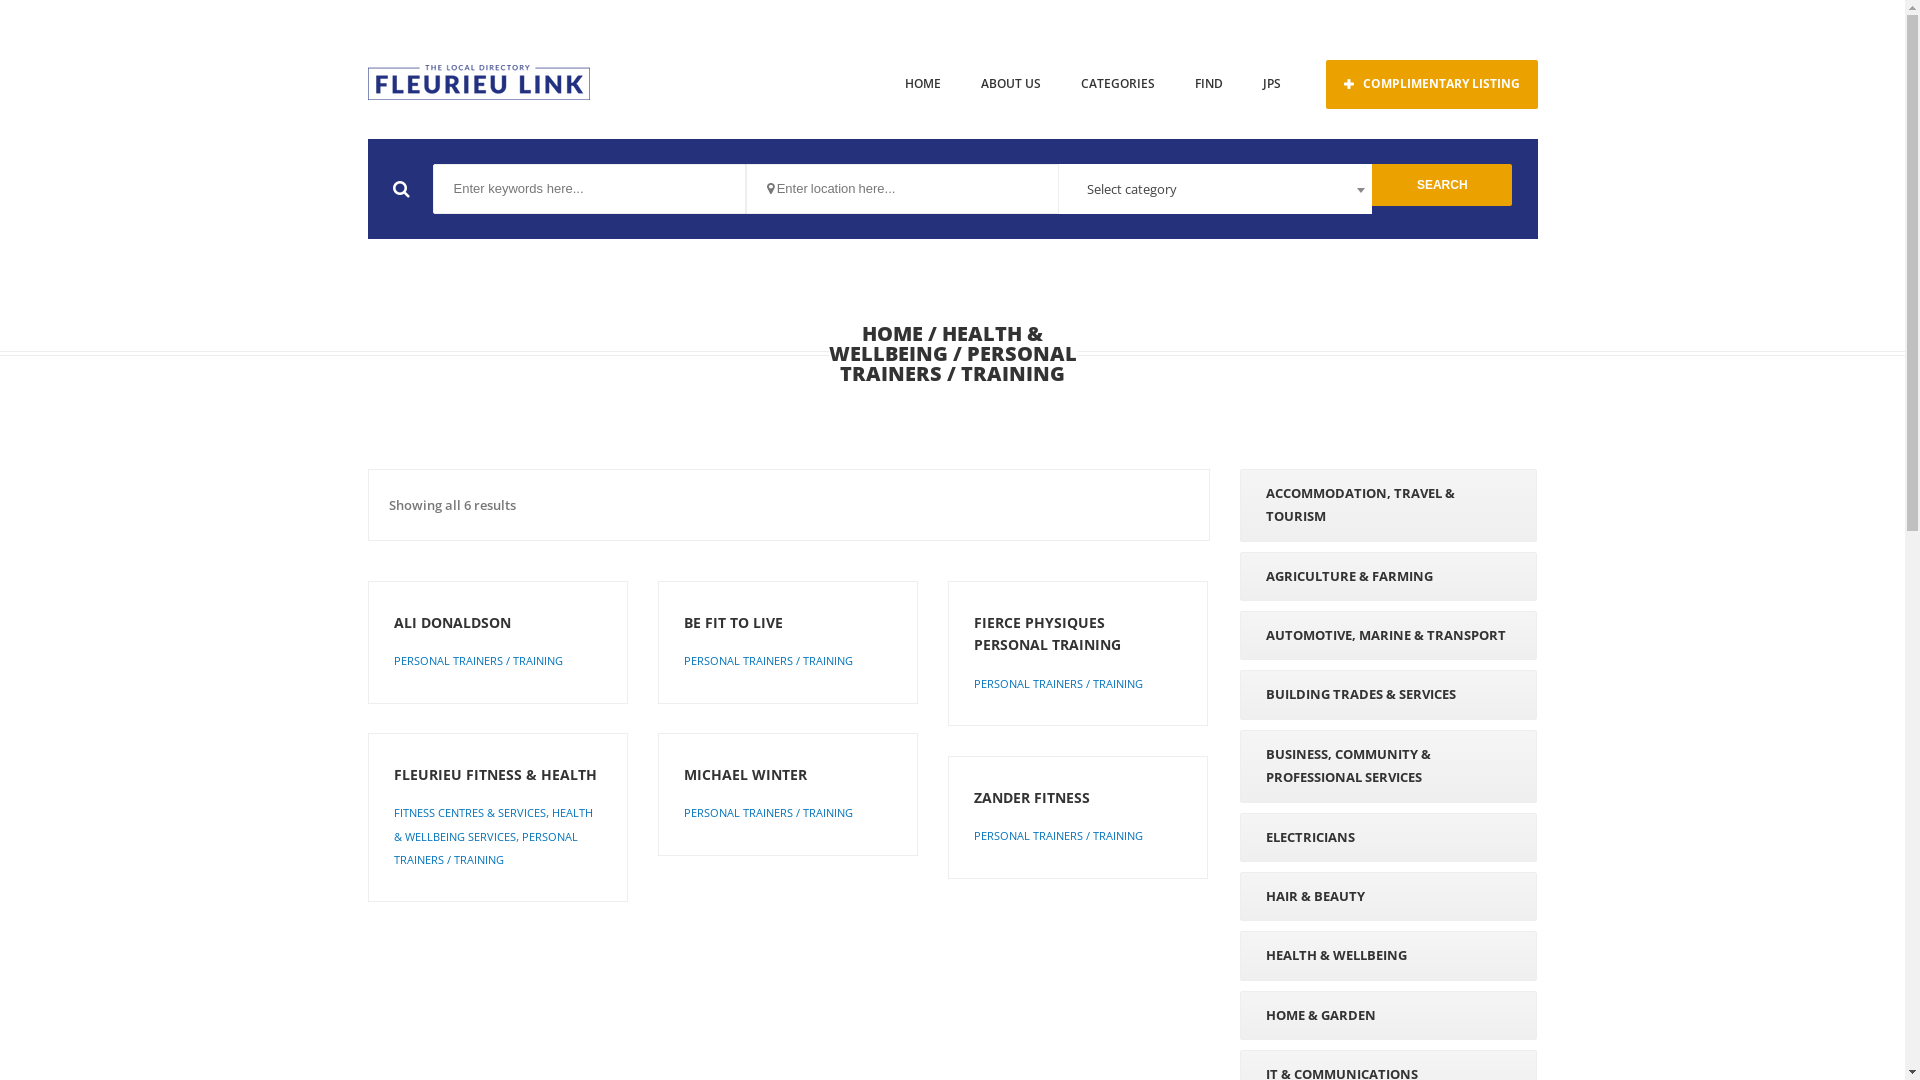 The width and height of the screenshot is (1920, 1080). Describe the element at coordinates (1387, 895) in the screenshot. I see `'HAIR & BEAUTY'` at that location.